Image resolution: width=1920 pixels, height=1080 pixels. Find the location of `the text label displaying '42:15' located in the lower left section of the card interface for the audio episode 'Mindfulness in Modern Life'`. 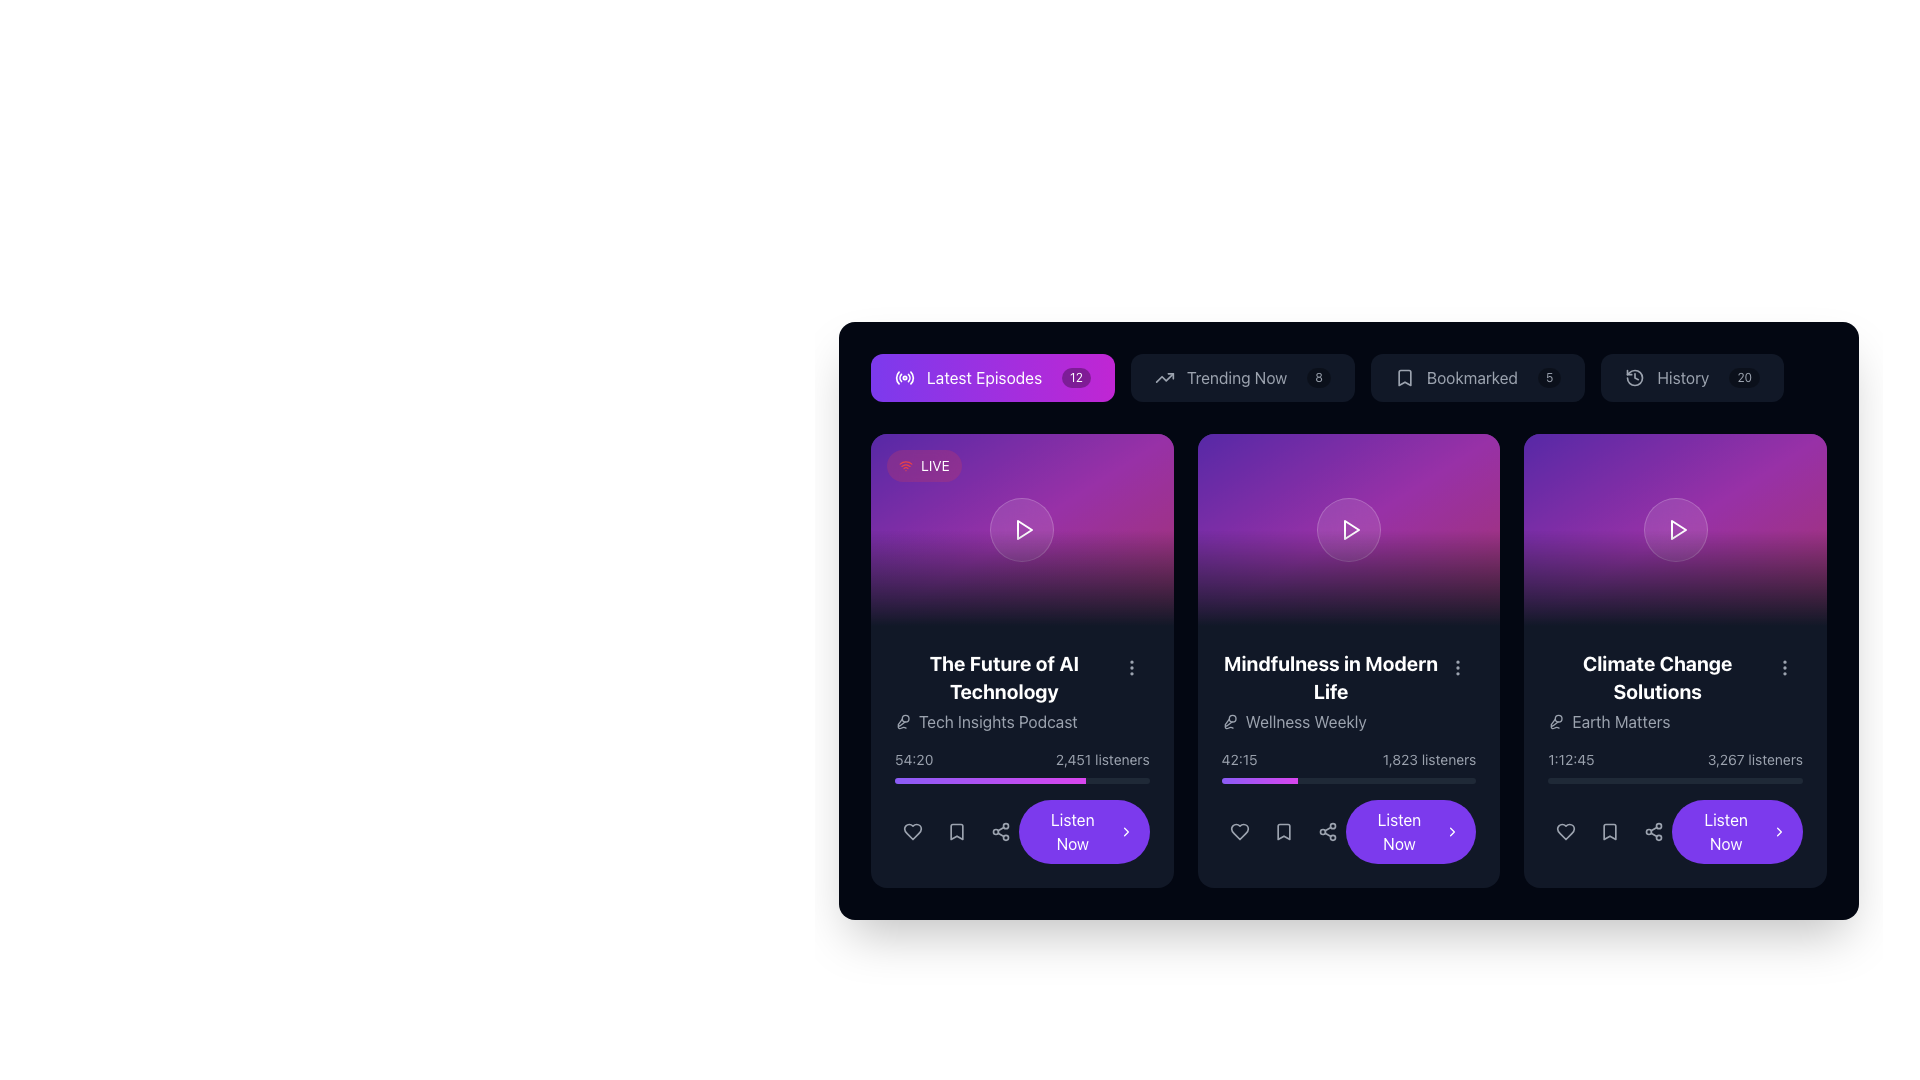

the text label displaying '42:15' located in the lower left section of the card interface for the audio episode 'Mindfulness in Modern Life' is located at coordinates (1238, 759).